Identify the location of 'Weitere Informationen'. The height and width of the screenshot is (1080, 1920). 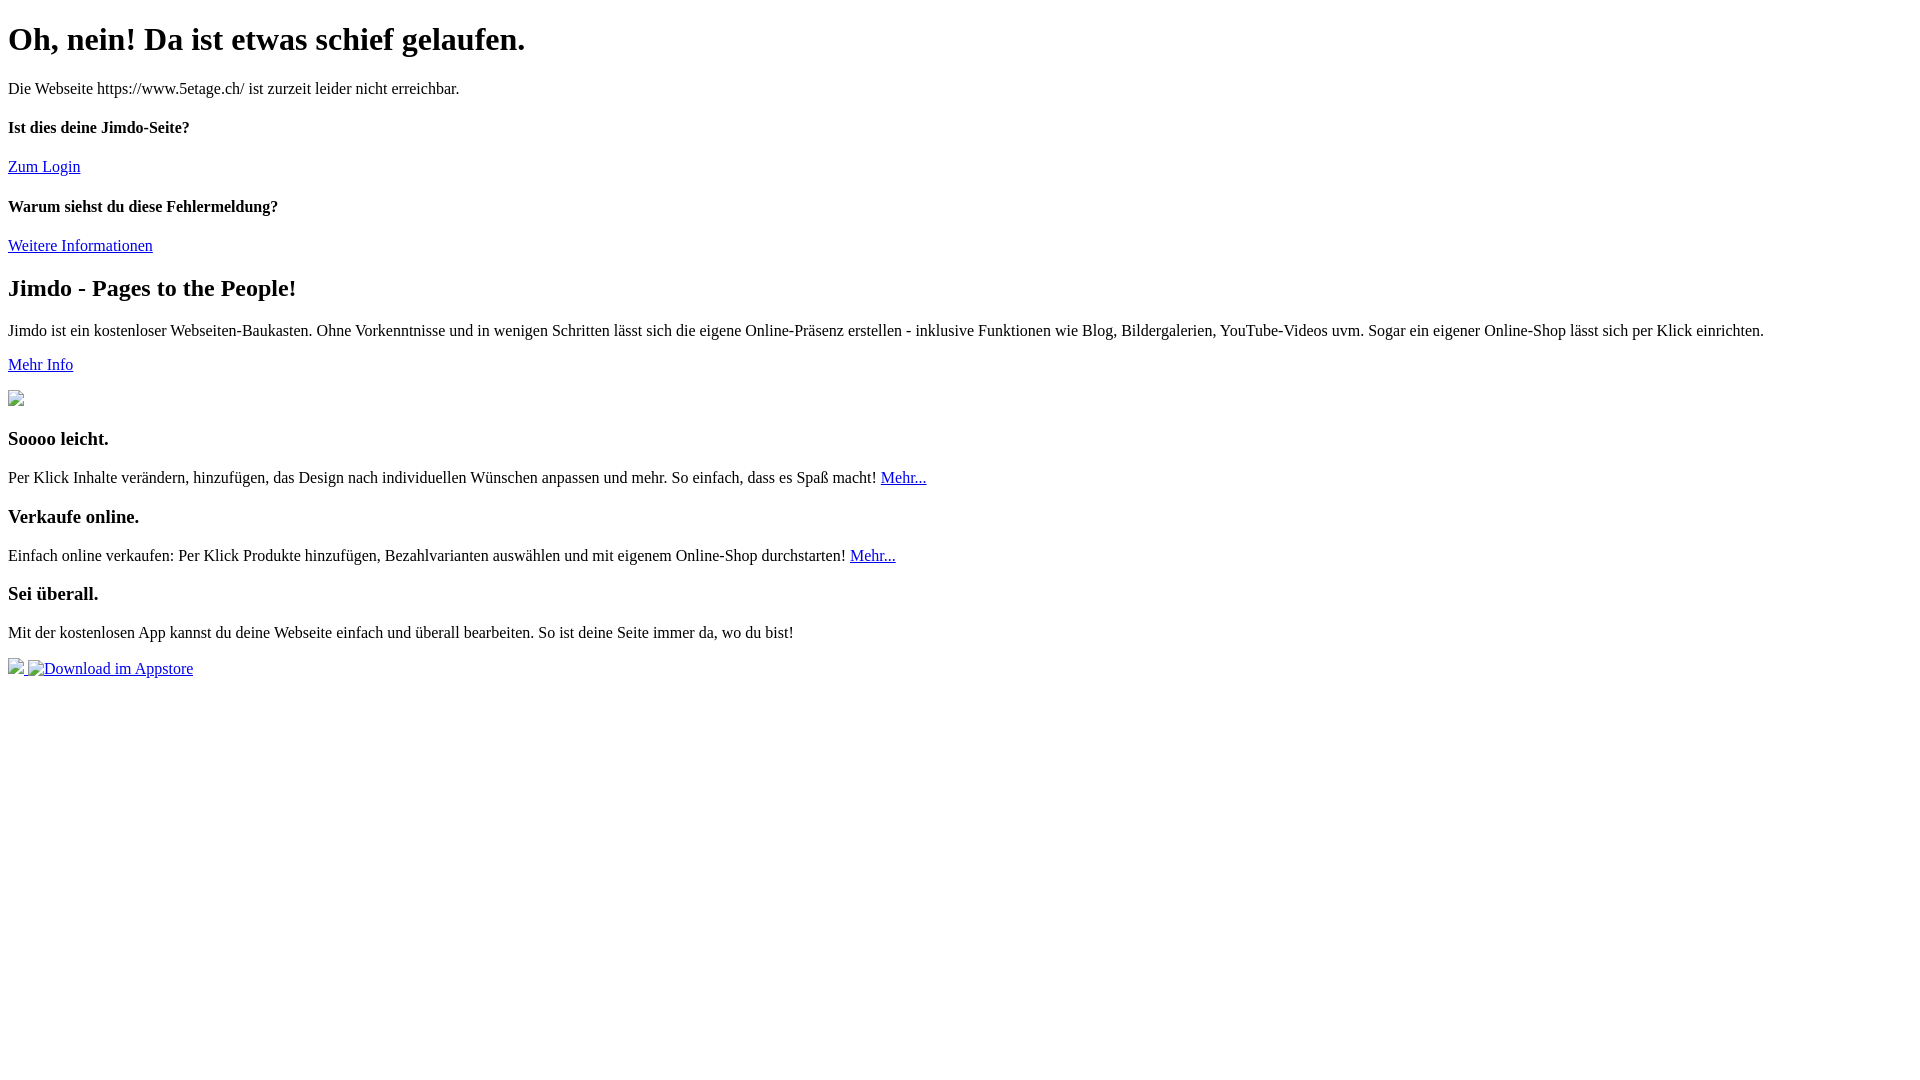
(80, 244).